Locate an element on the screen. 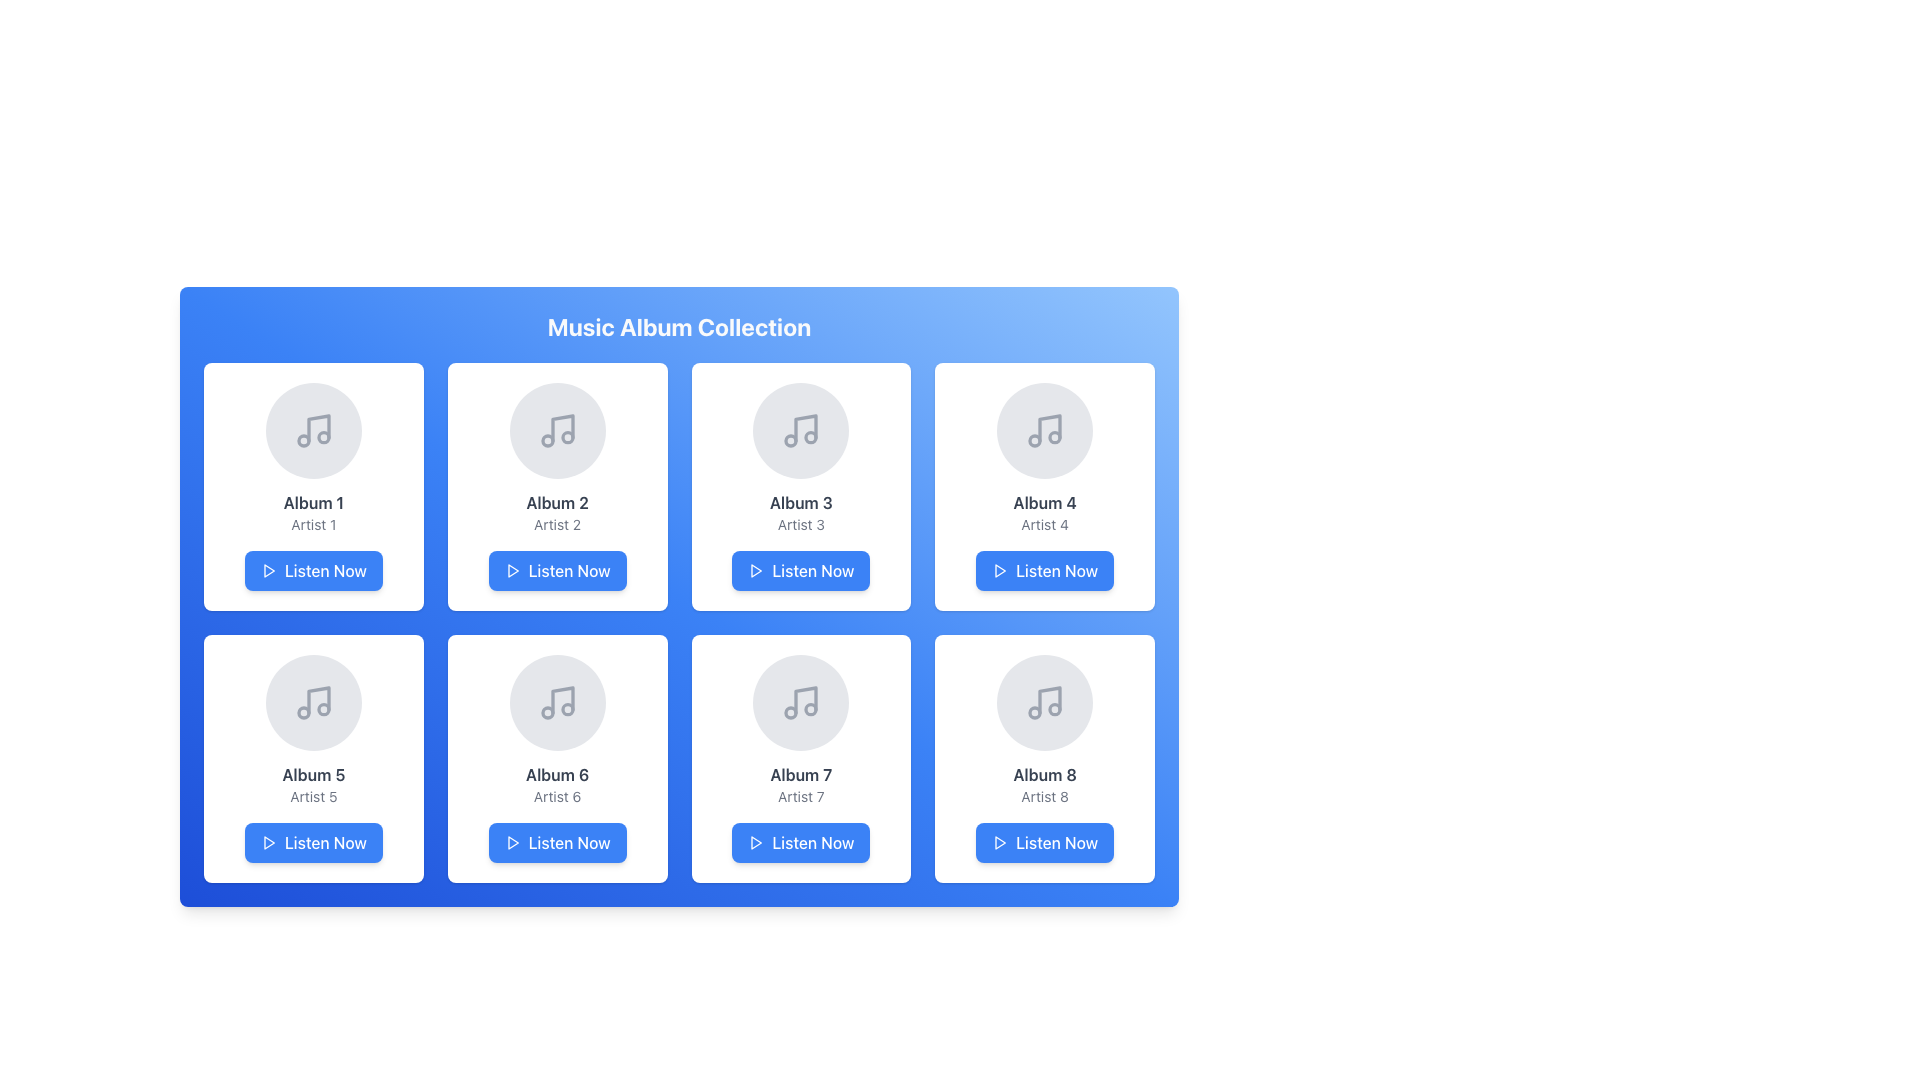  the static text label displaying 'Artist 3', which is located below 'Album 3' within the card in the top row, third column of the music album grid is located at coordinates (801, 523).